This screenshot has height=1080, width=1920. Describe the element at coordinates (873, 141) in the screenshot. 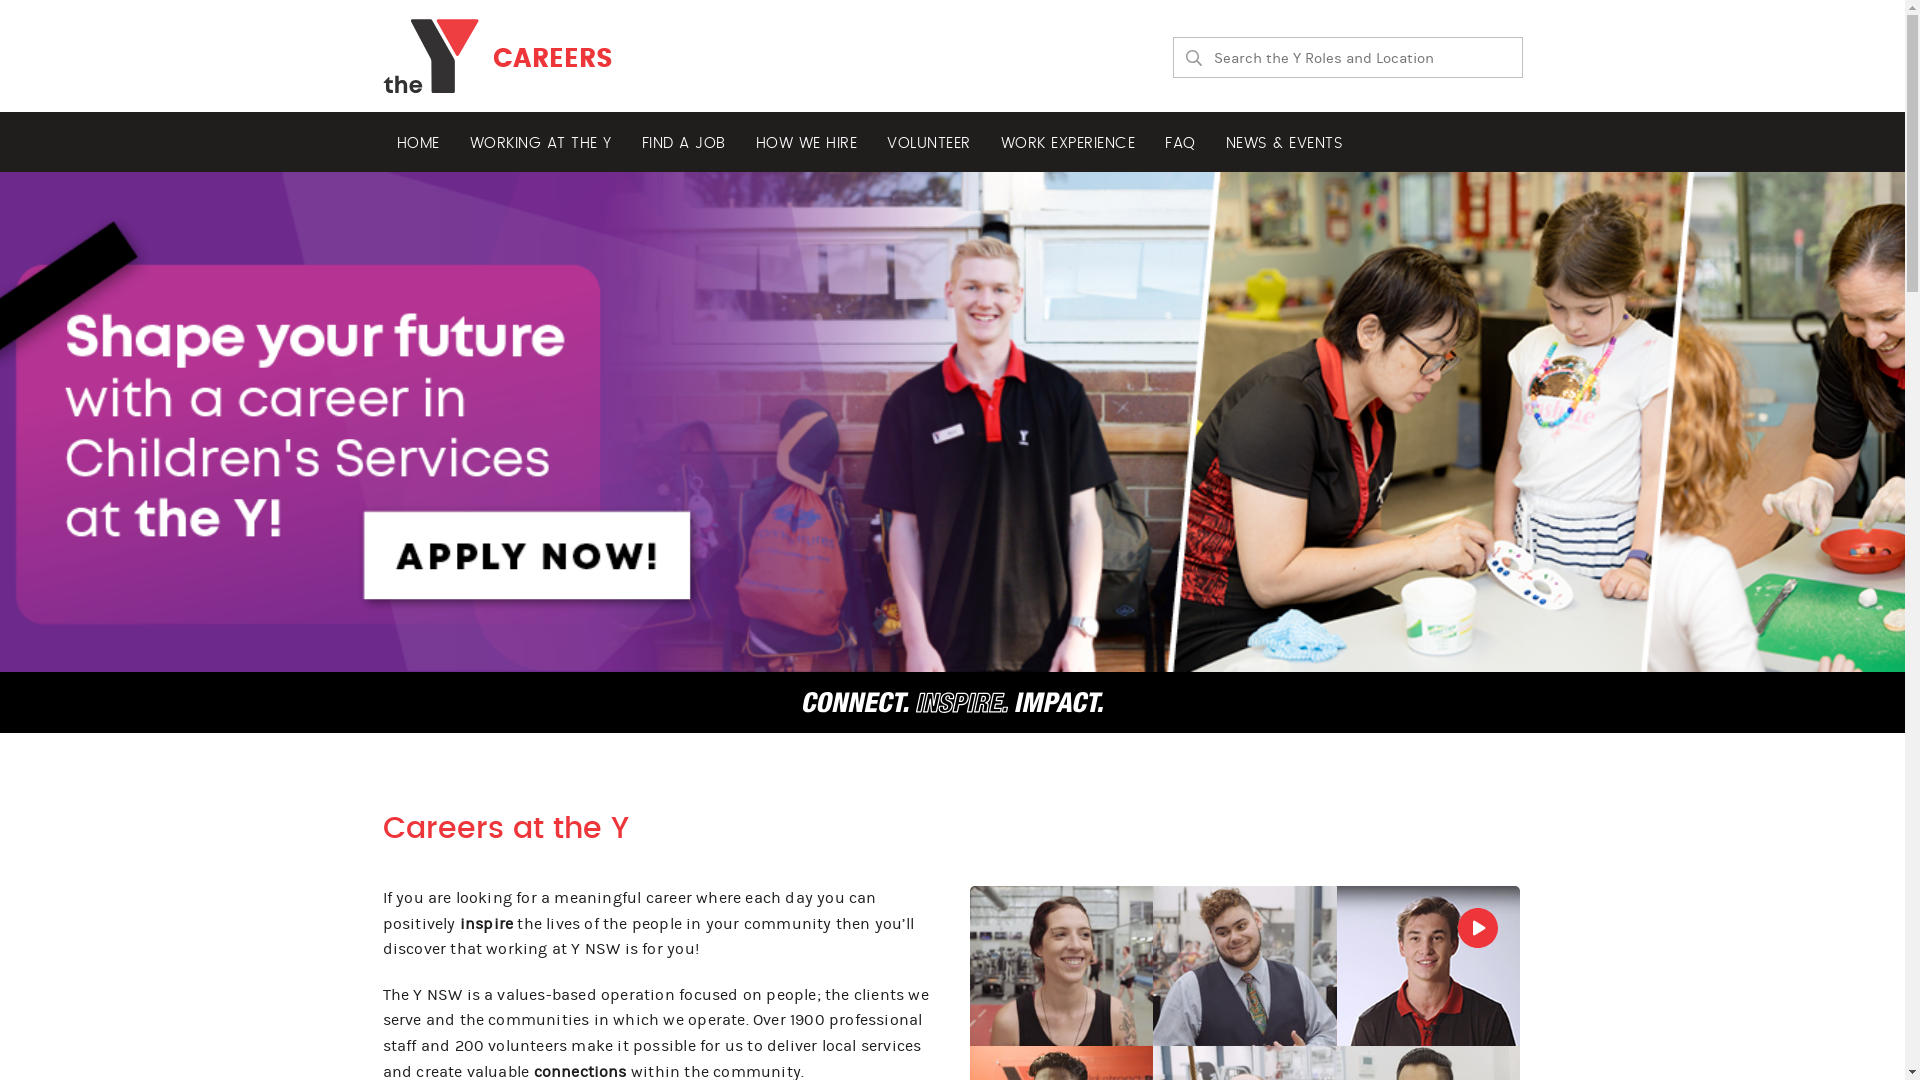

I see `'VOLUNTEER'` at that location.